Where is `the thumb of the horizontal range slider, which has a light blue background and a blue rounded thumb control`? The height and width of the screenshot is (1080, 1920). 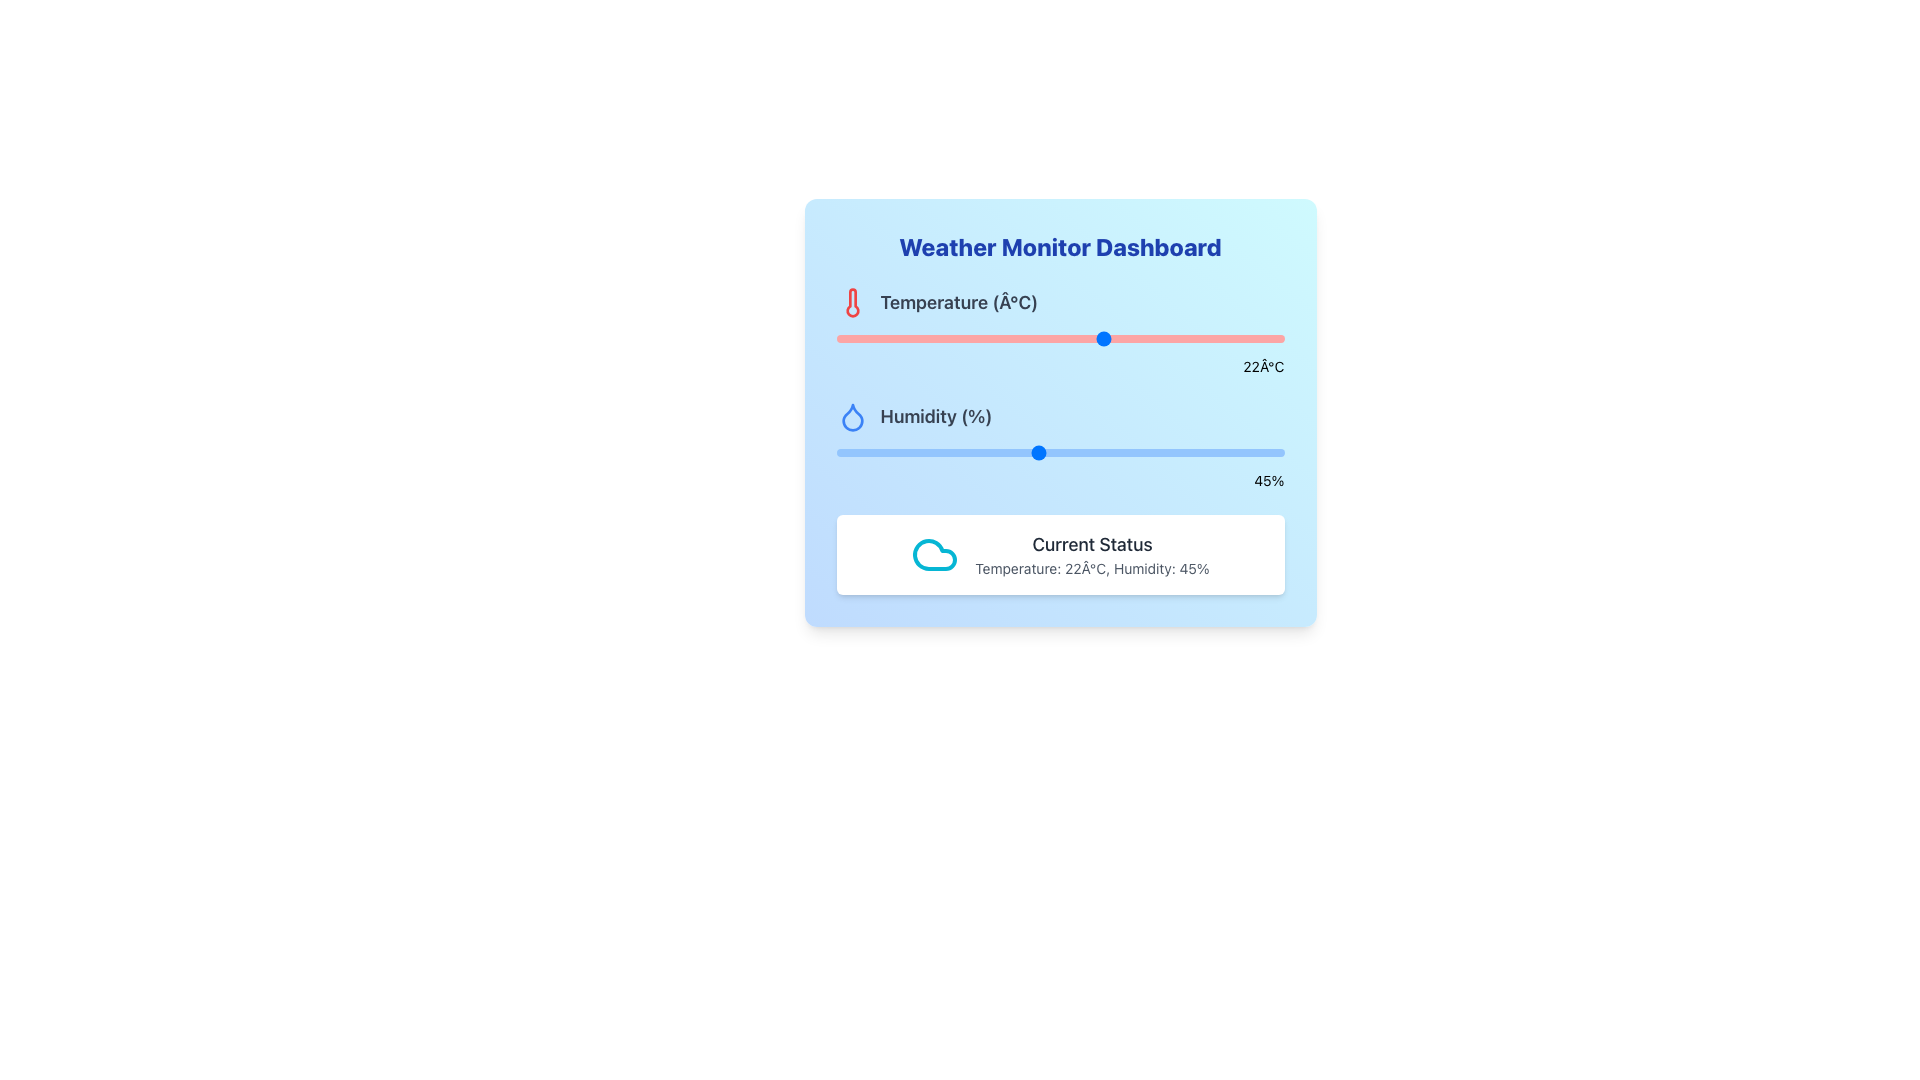 the thumb of the horizontal range slider, which has a light blue background and a blue rounded thumb control is located at coordinates (1059, 452).